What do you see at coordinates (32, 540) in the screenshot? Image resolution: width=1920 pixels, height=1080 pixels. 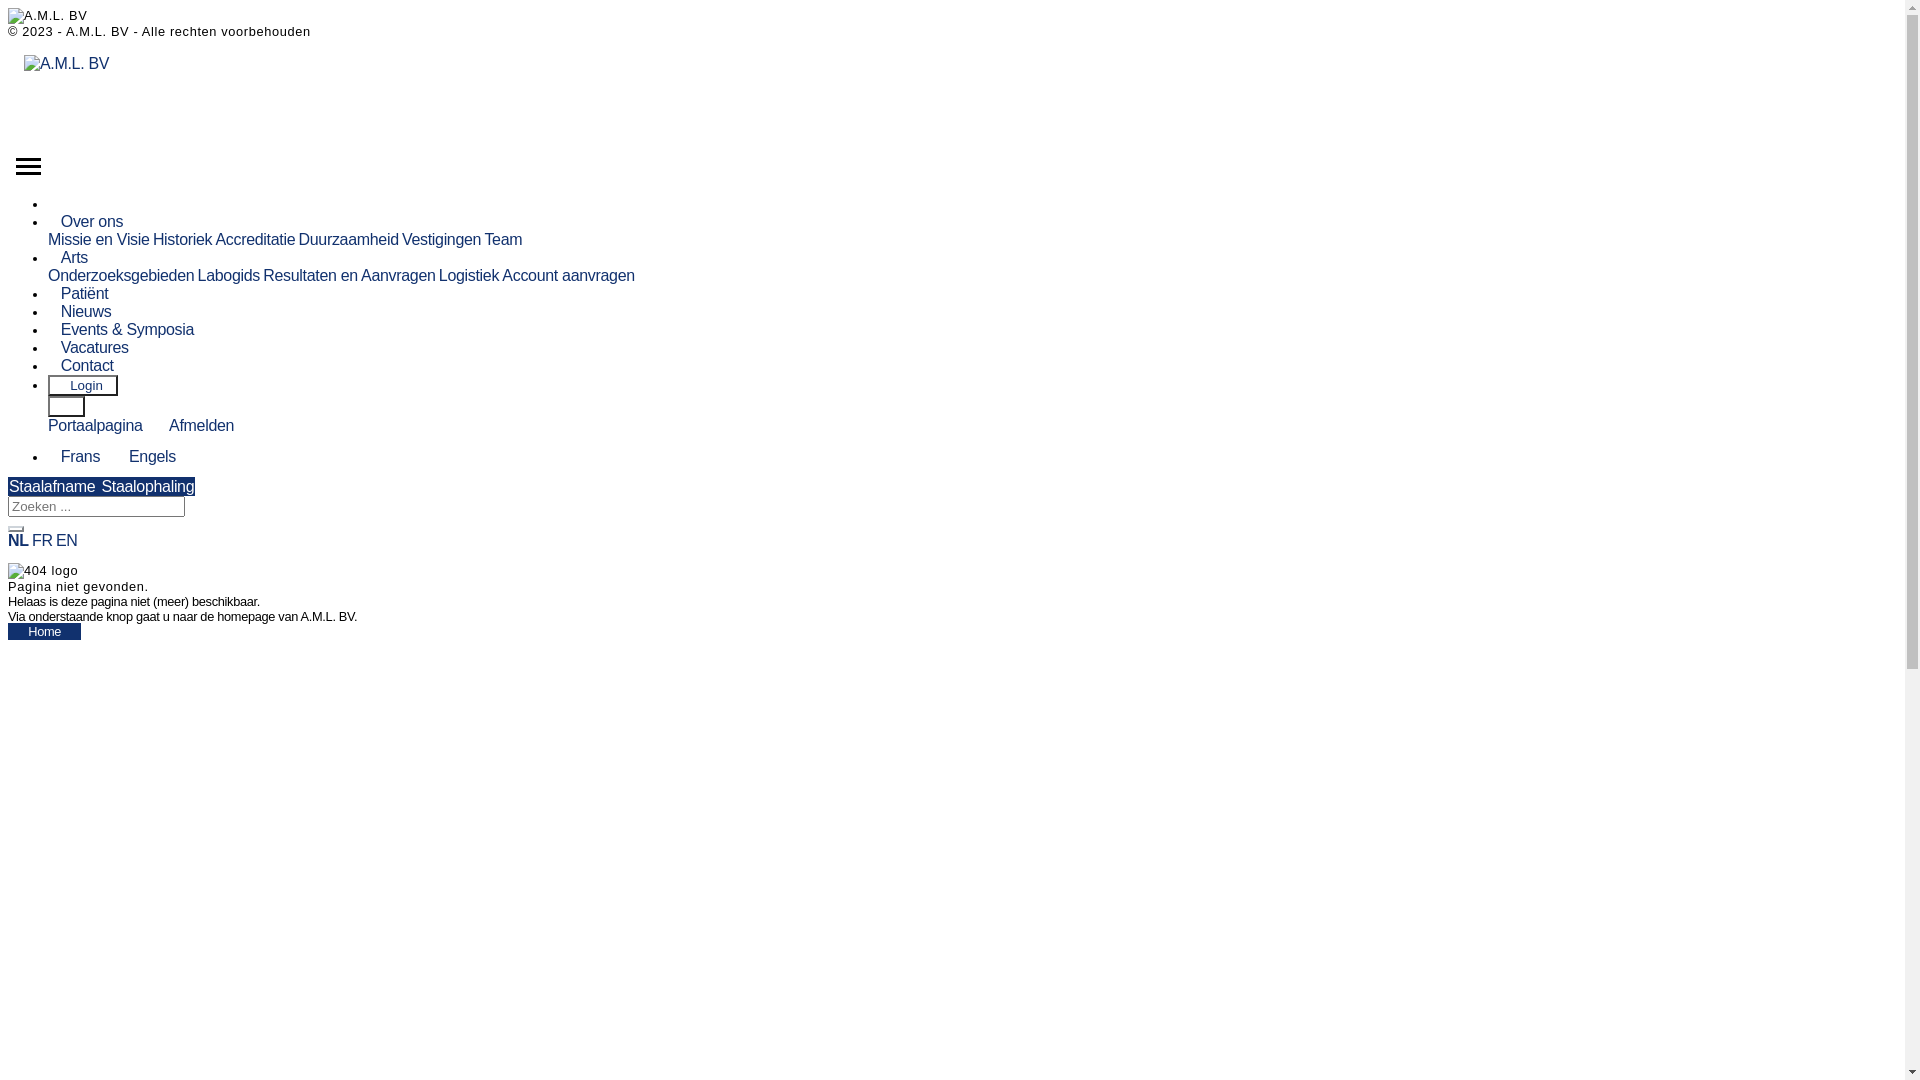 I see `'FR'` at bounding box center [32, 540].